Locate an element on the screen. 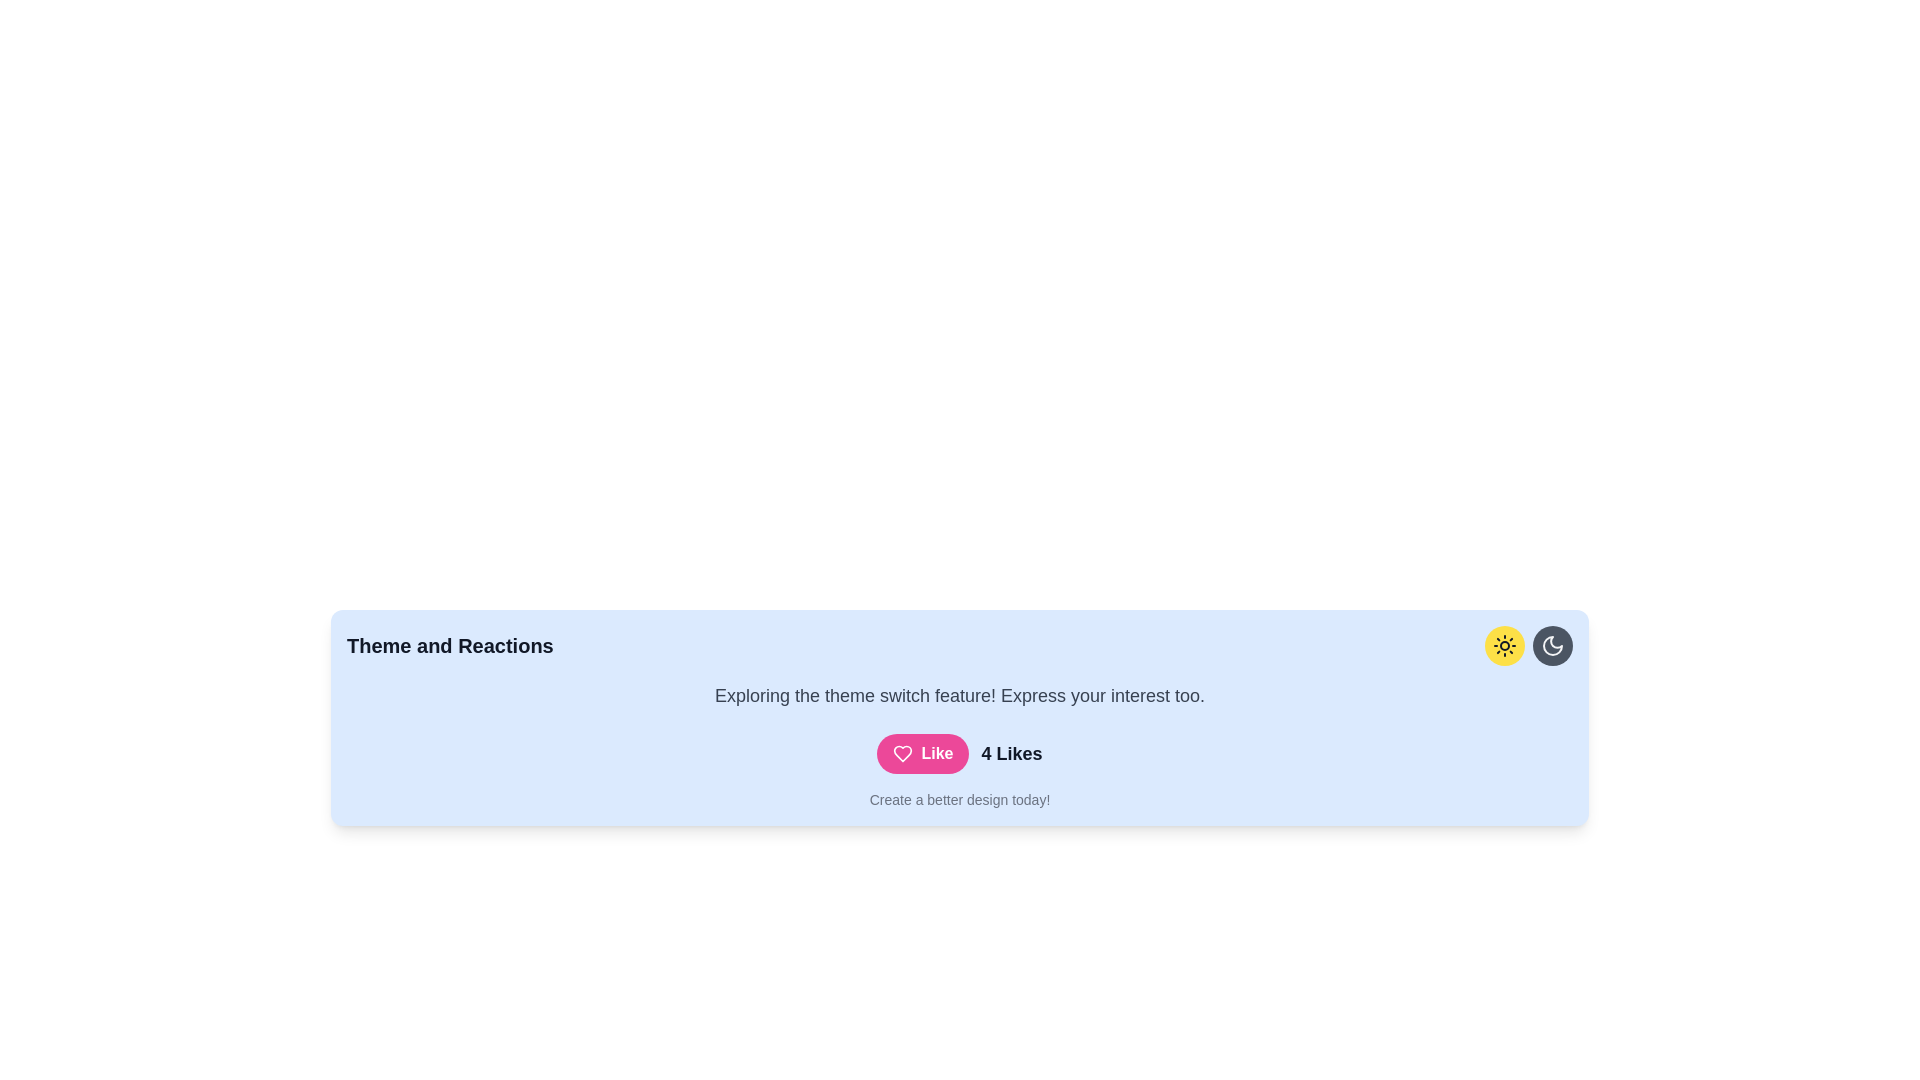  the text label displaying '4 Likes' in bold and large dark gray font, located to the right of the pink 'Like' button with a heart icon is located at coordinates (1012, 753).